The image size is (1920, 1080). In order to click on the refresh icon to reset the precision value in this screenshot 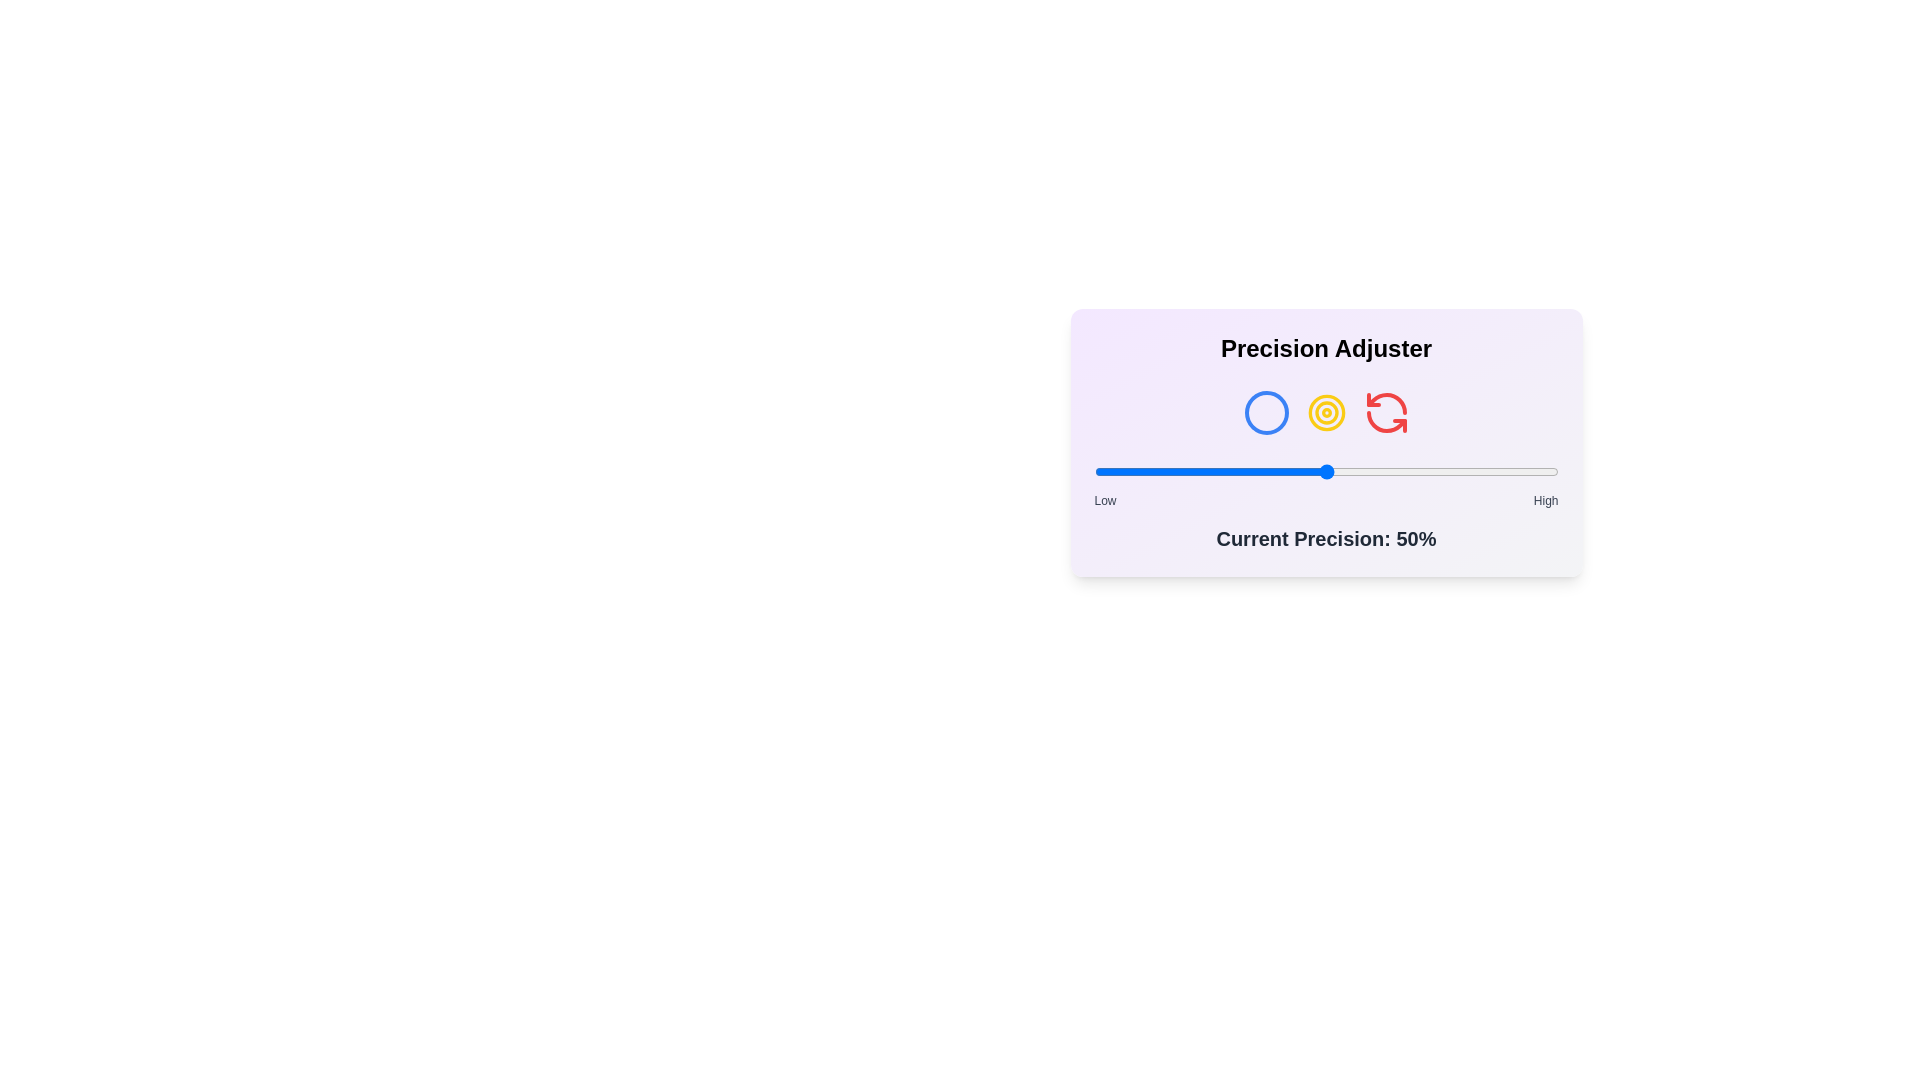, I will do `click(1385, 411)`.